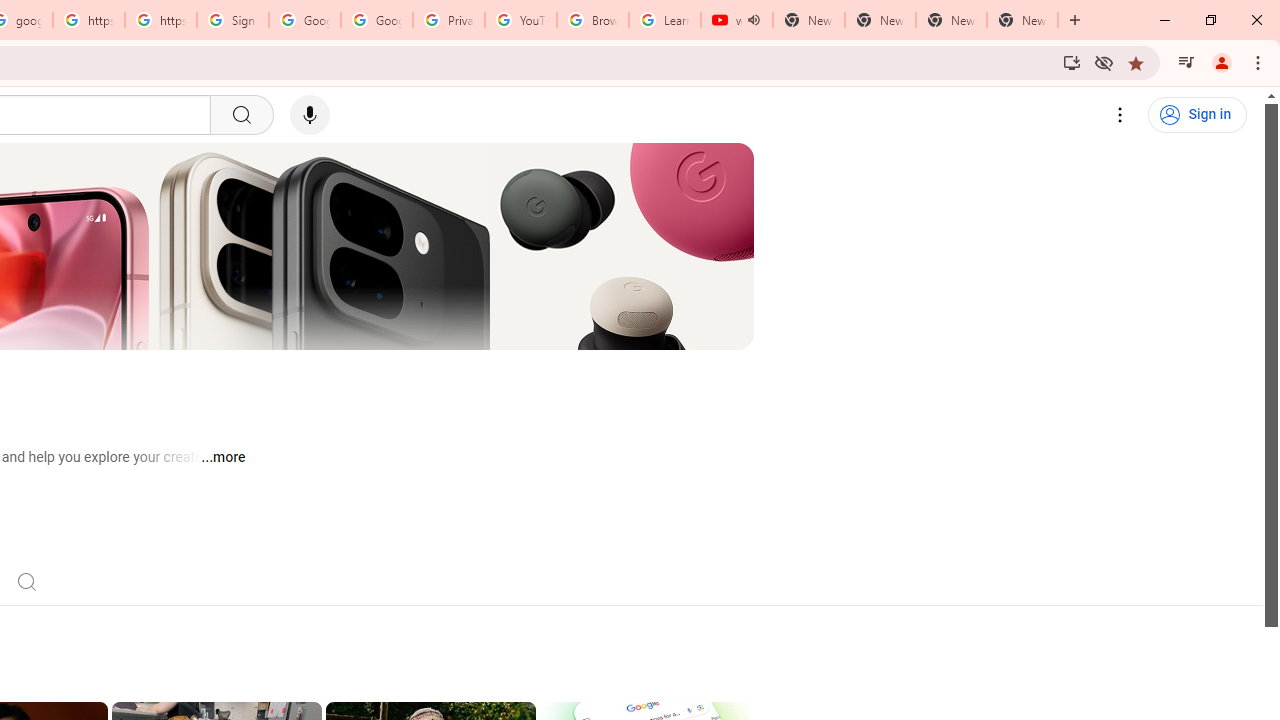 This screenshot has width=1280, height=720. I want to click on 'Install YouTube', so click(1071, 61).